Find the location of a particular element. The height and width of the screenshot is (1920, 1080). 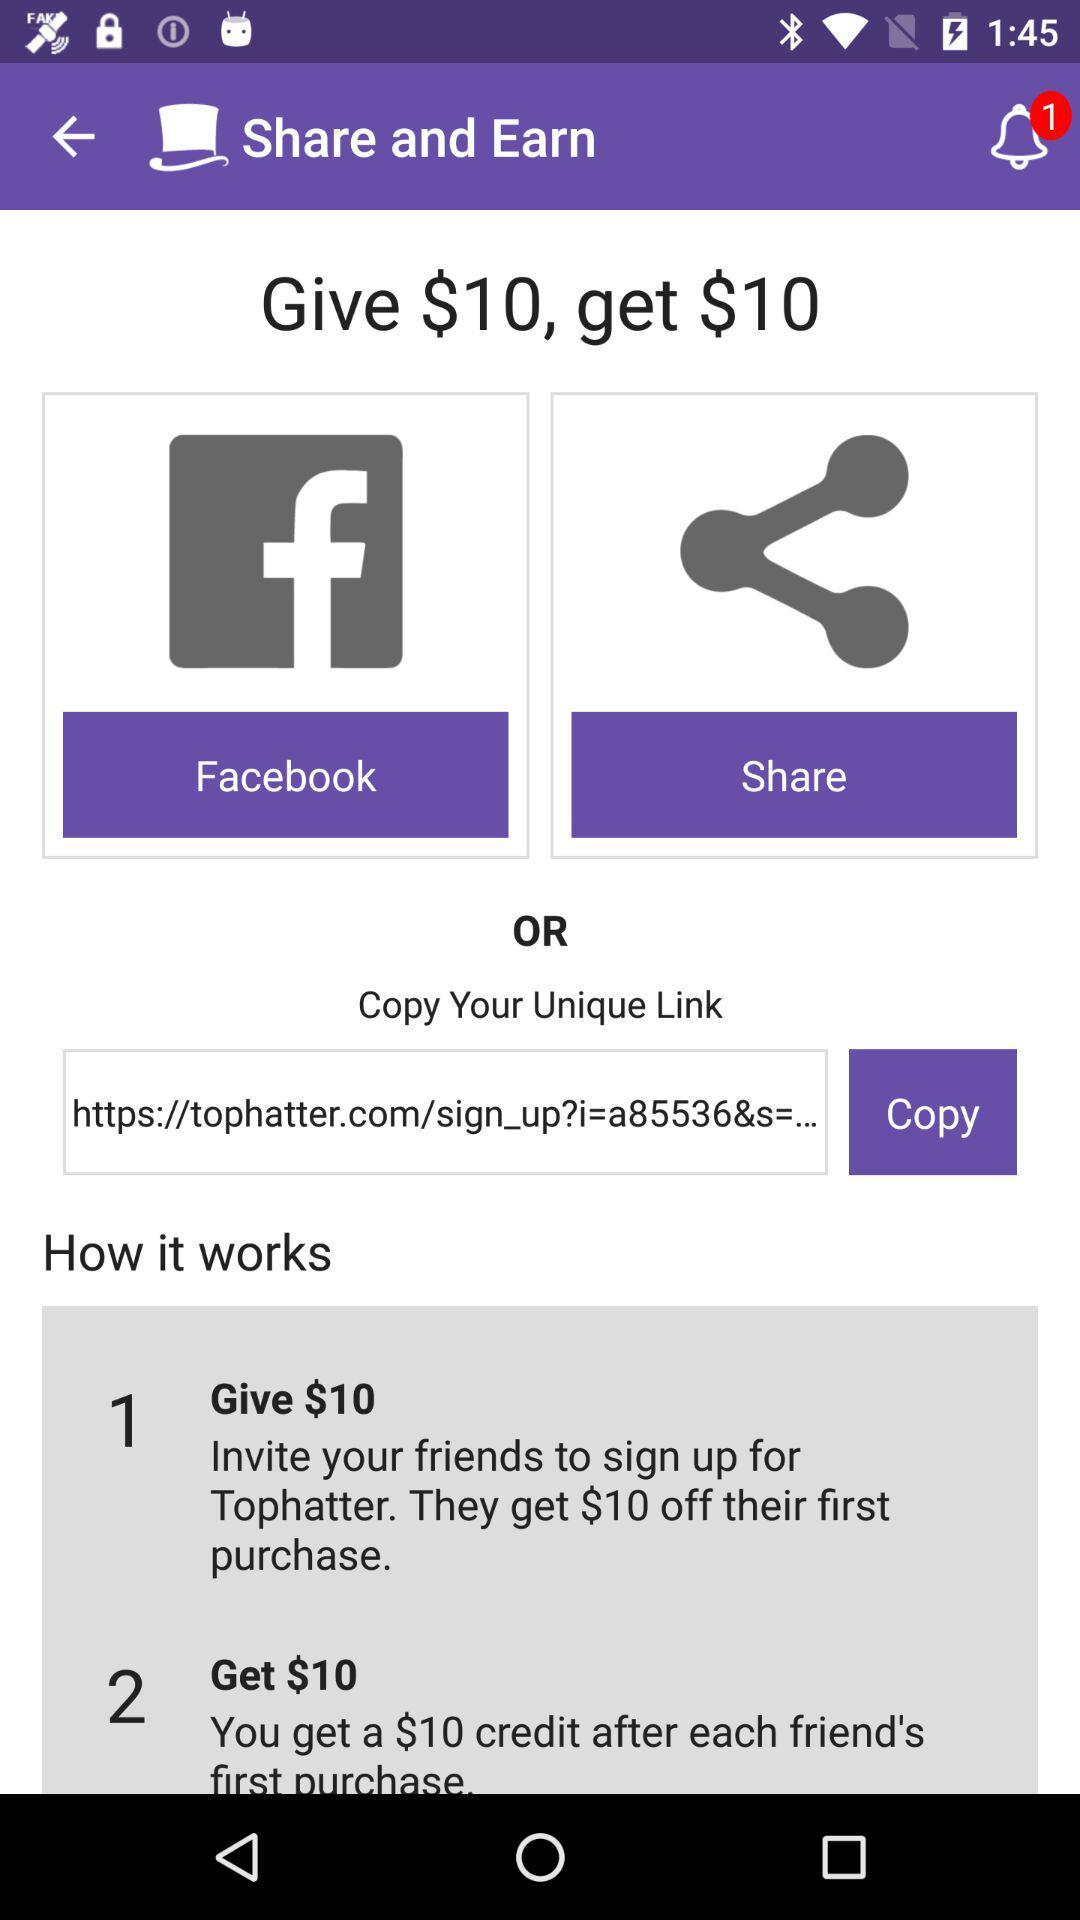

open notifications is located at coordinates (1019, 135).